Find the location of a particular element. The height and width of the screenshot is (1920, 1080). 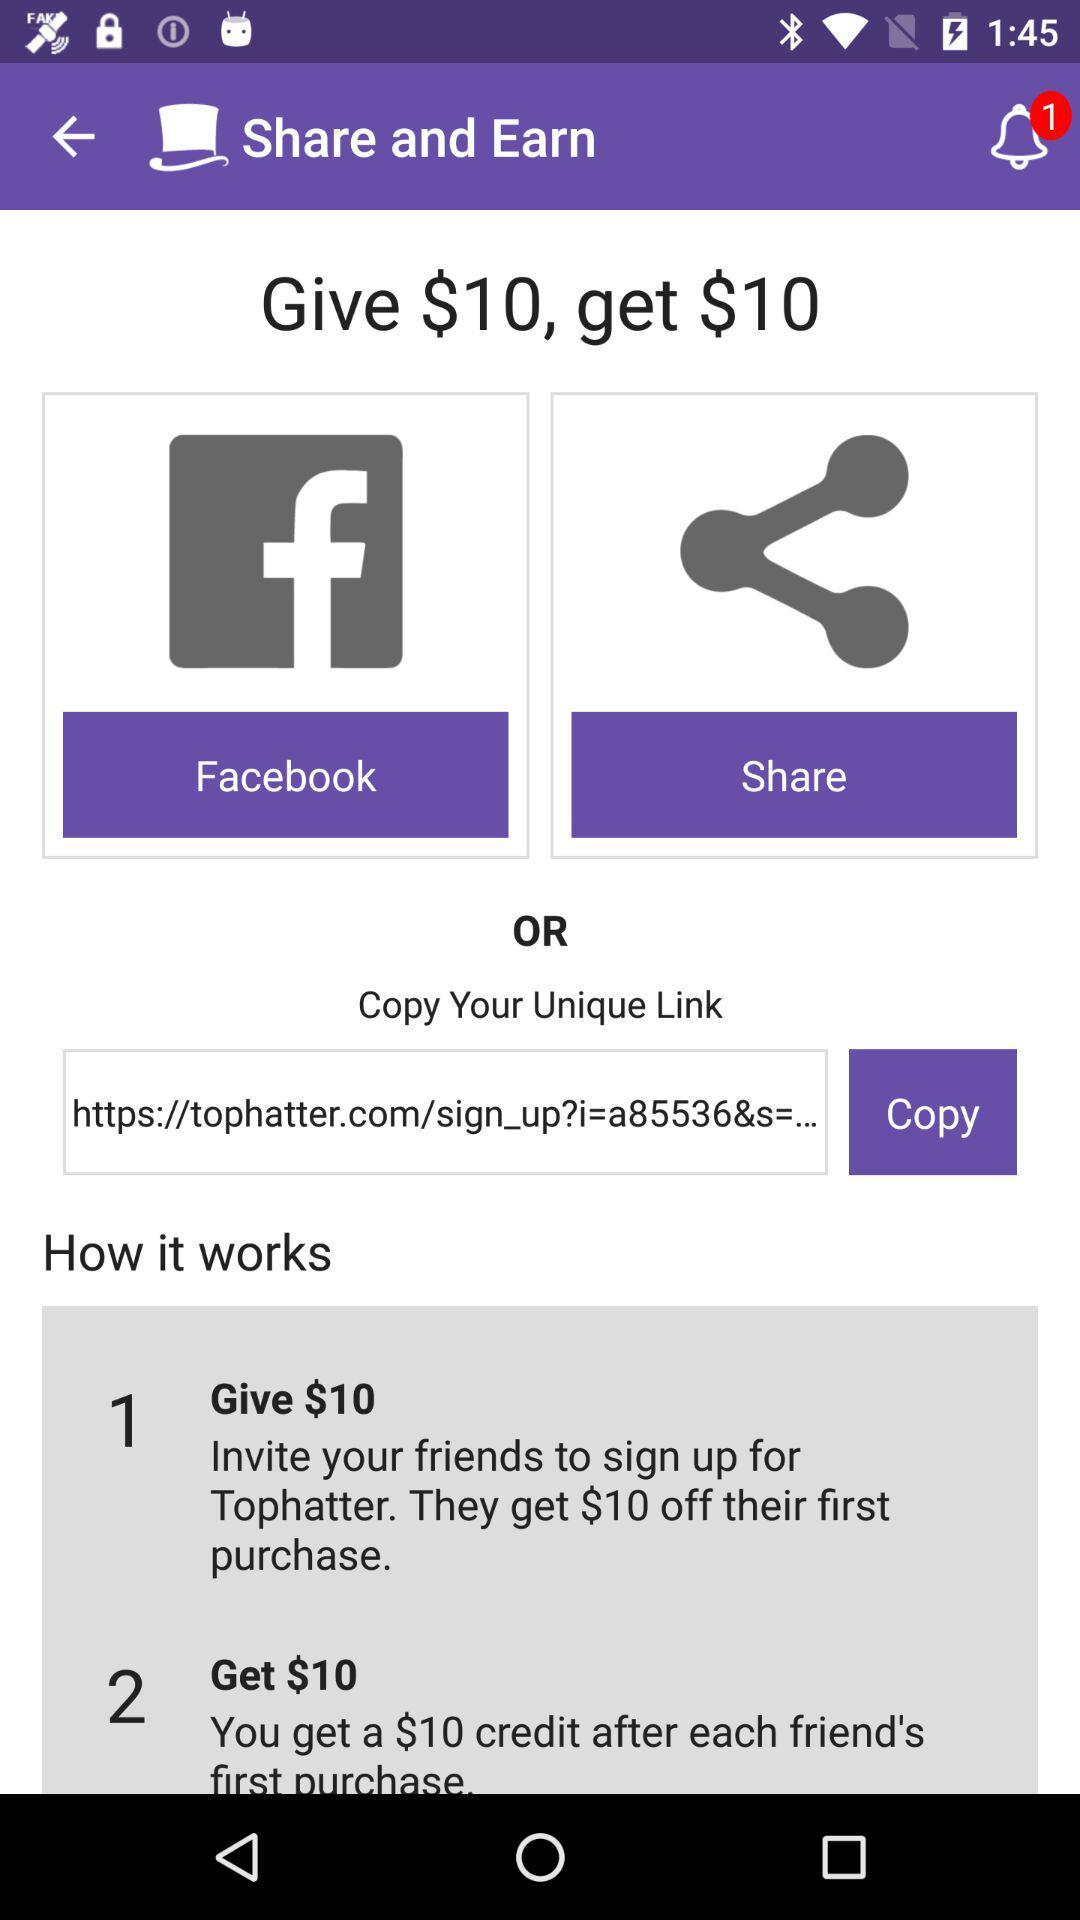

open notifications is located at coordinates (1019, 135).